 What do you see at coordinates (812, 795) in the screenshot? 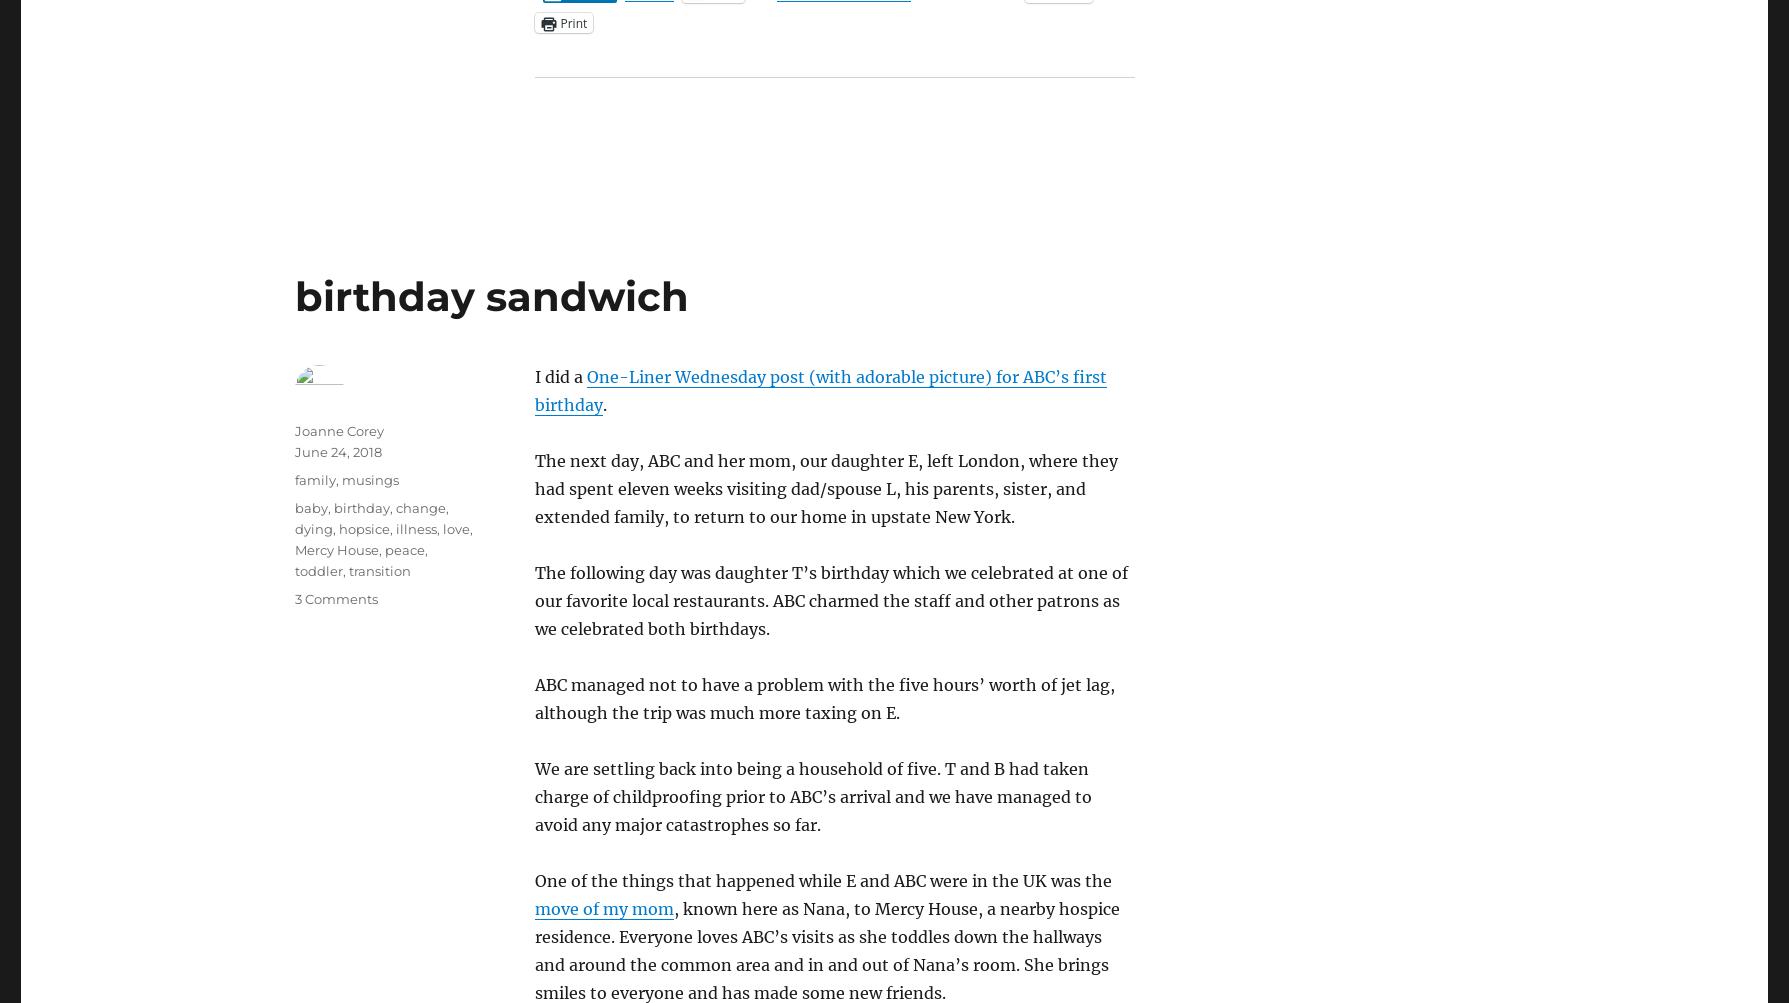
I see `'We are settling back into being a household of five. T and B had taken charge of childproofing prior to ABC’s arrival and we have managed to avoid any major catastrophes so far.'` at bounding box center [812, 795].